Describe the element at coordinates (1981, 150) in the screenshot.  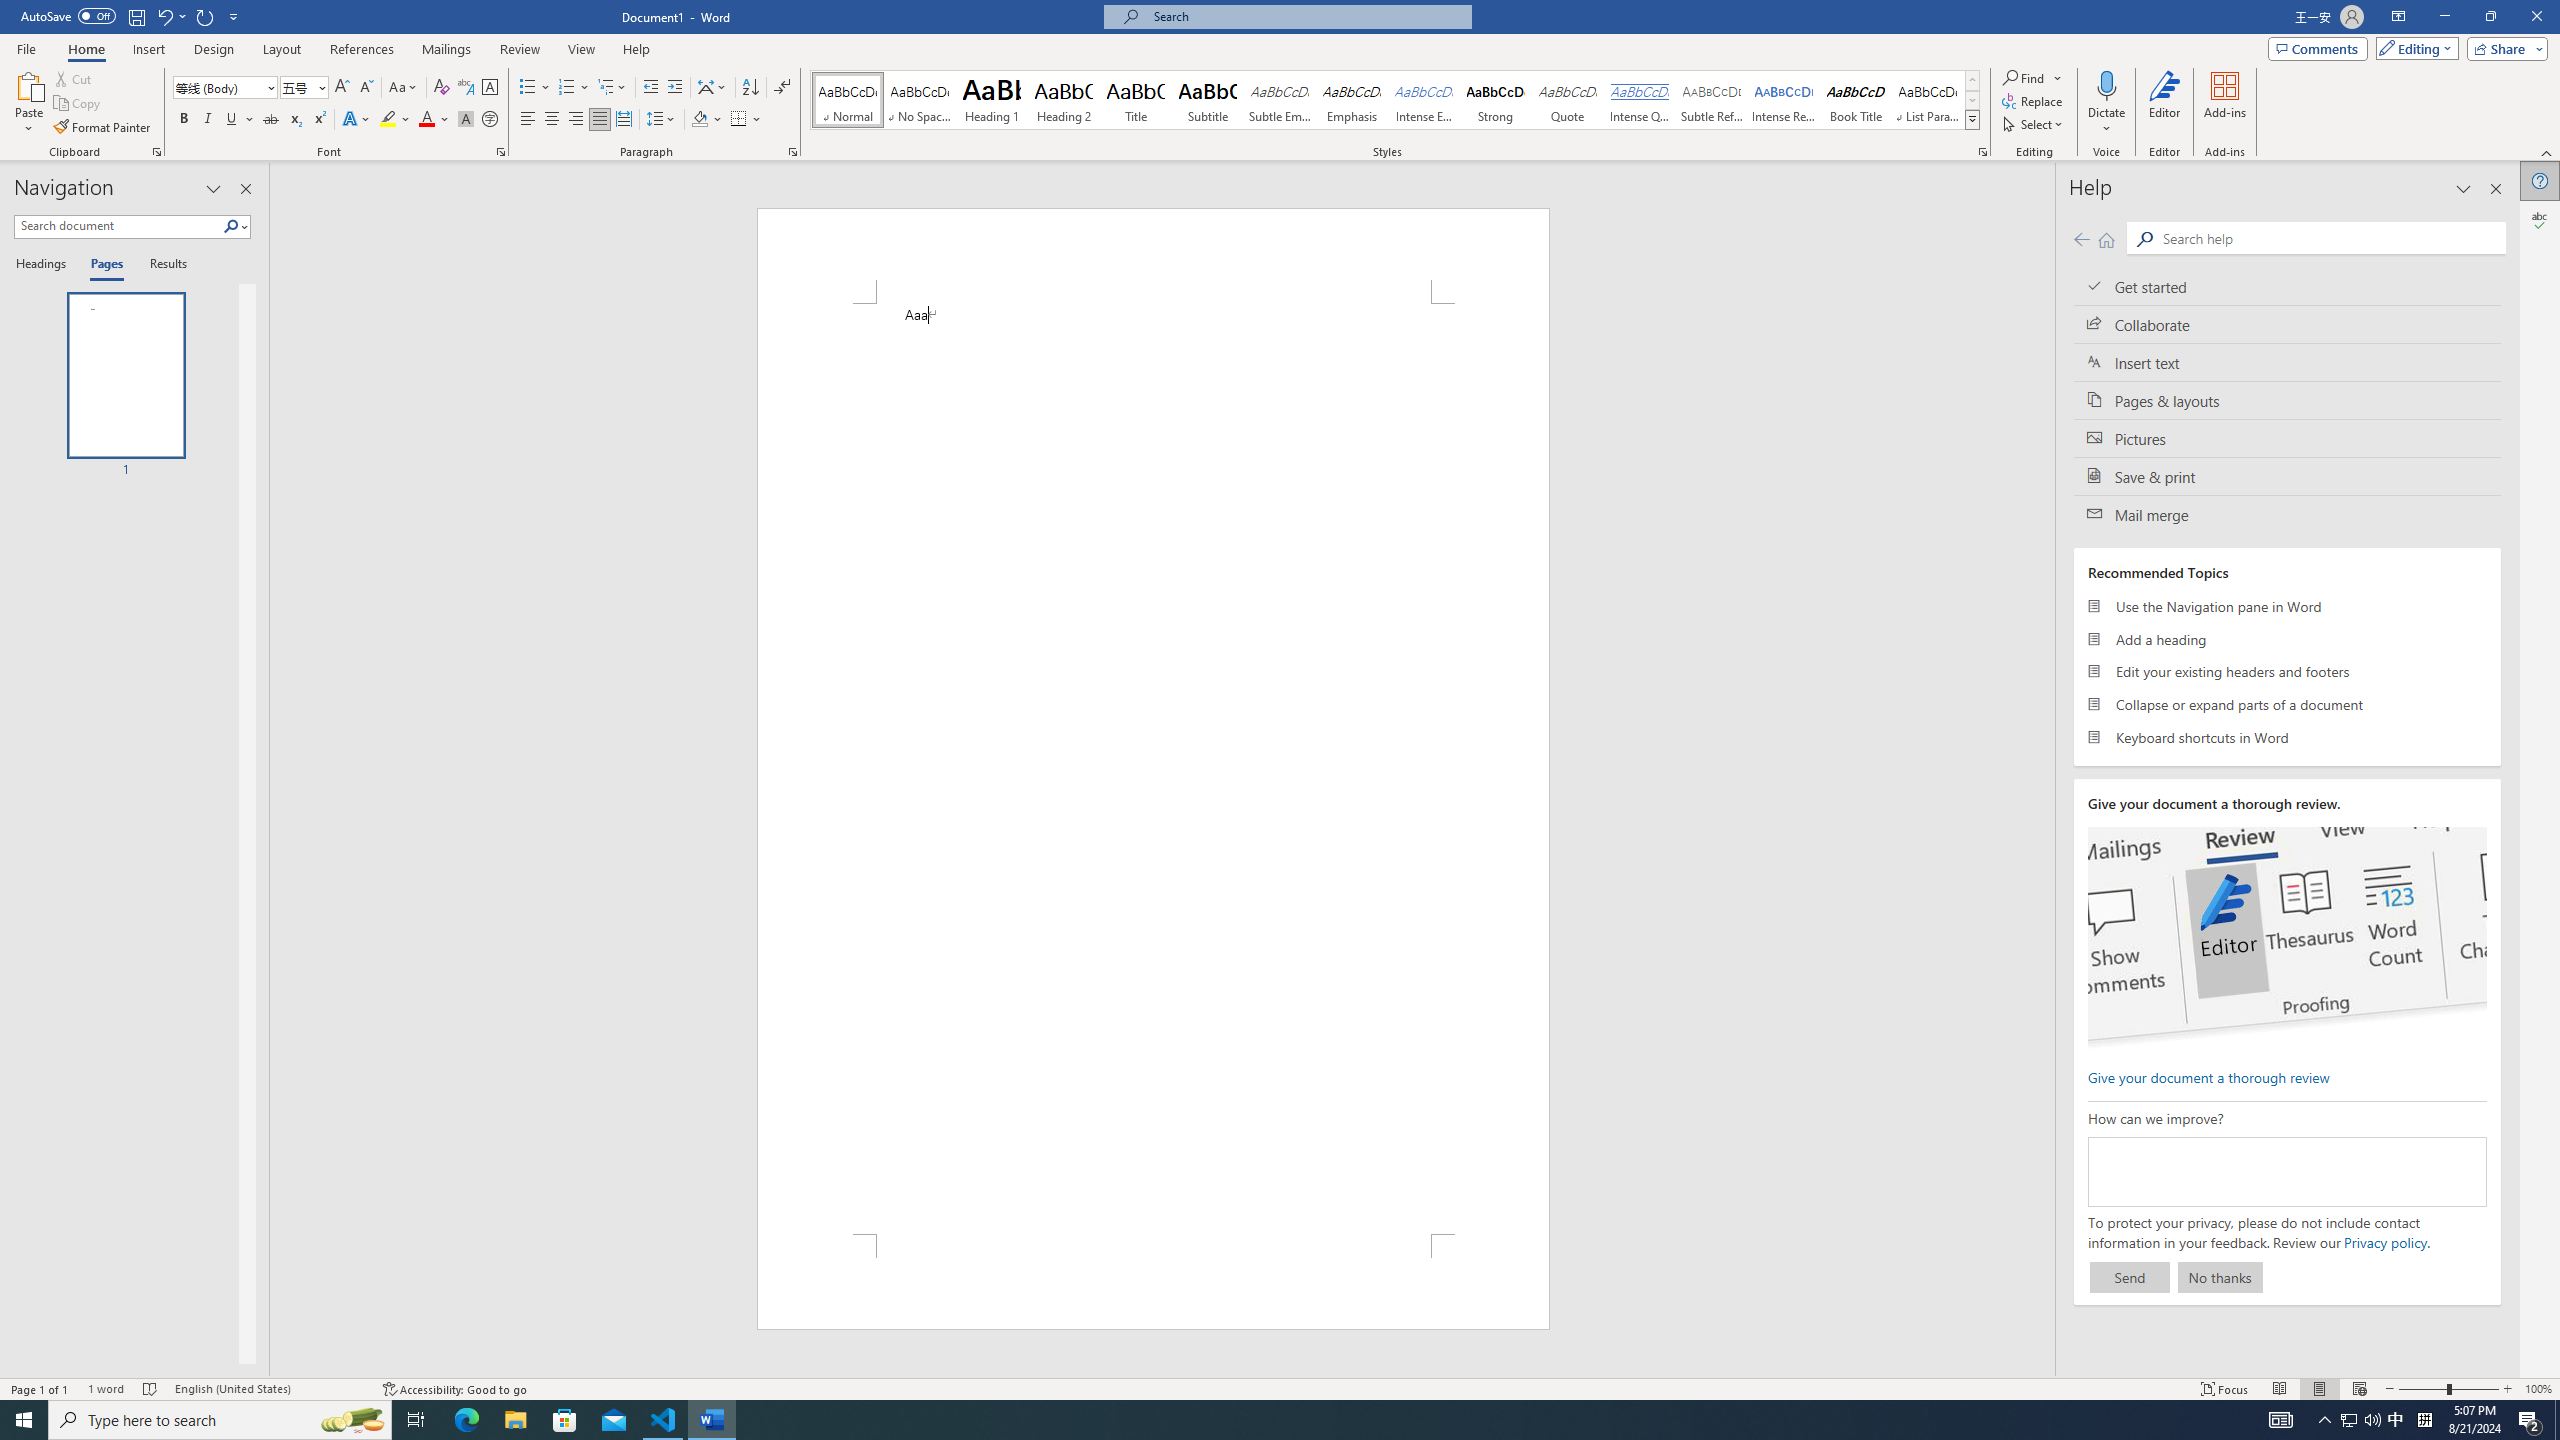
I see `'Styles...'` at that location.